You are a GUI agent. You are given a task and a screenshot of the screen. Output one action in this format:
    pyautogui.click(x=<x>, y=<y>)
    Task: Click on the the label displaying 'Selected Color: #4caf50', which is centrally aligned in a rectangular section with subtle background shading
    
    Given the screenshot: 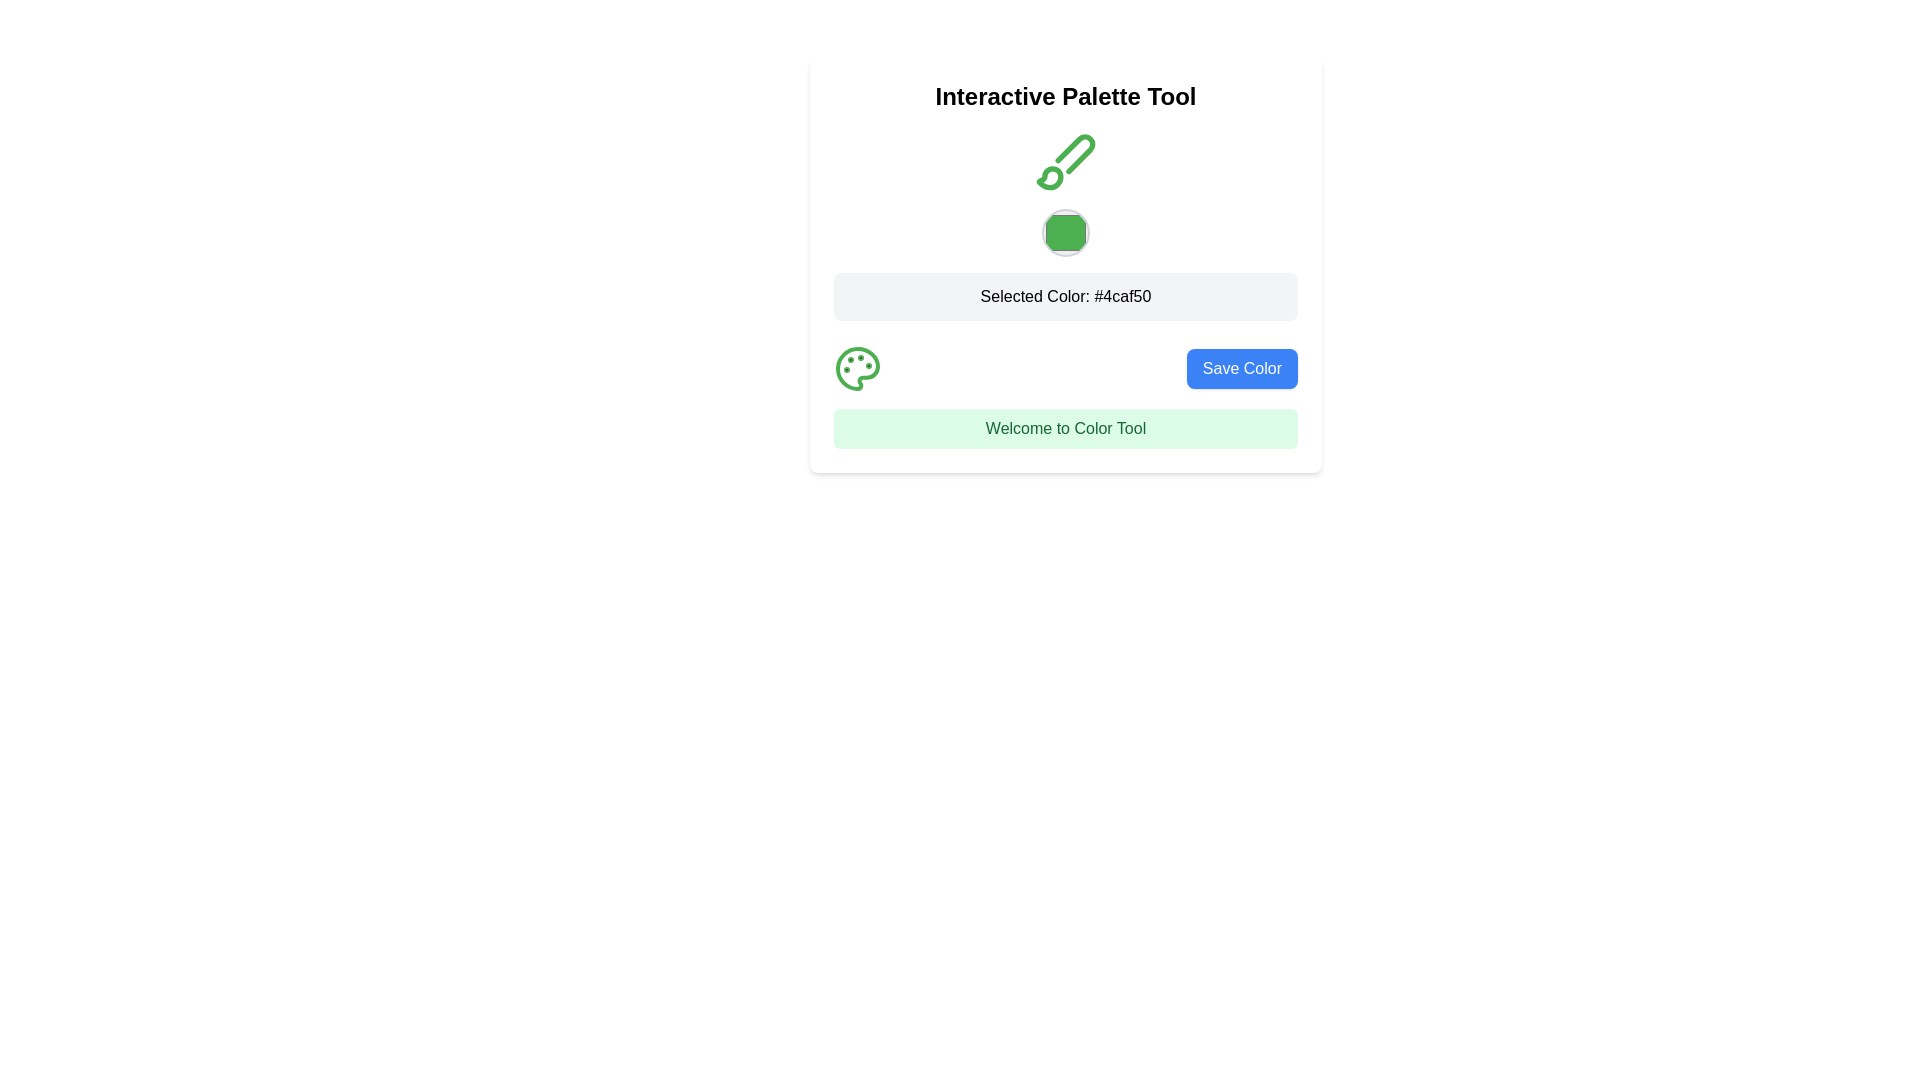 What is the action you would take?
    pyautogui.click(x=1064, y=296)
    